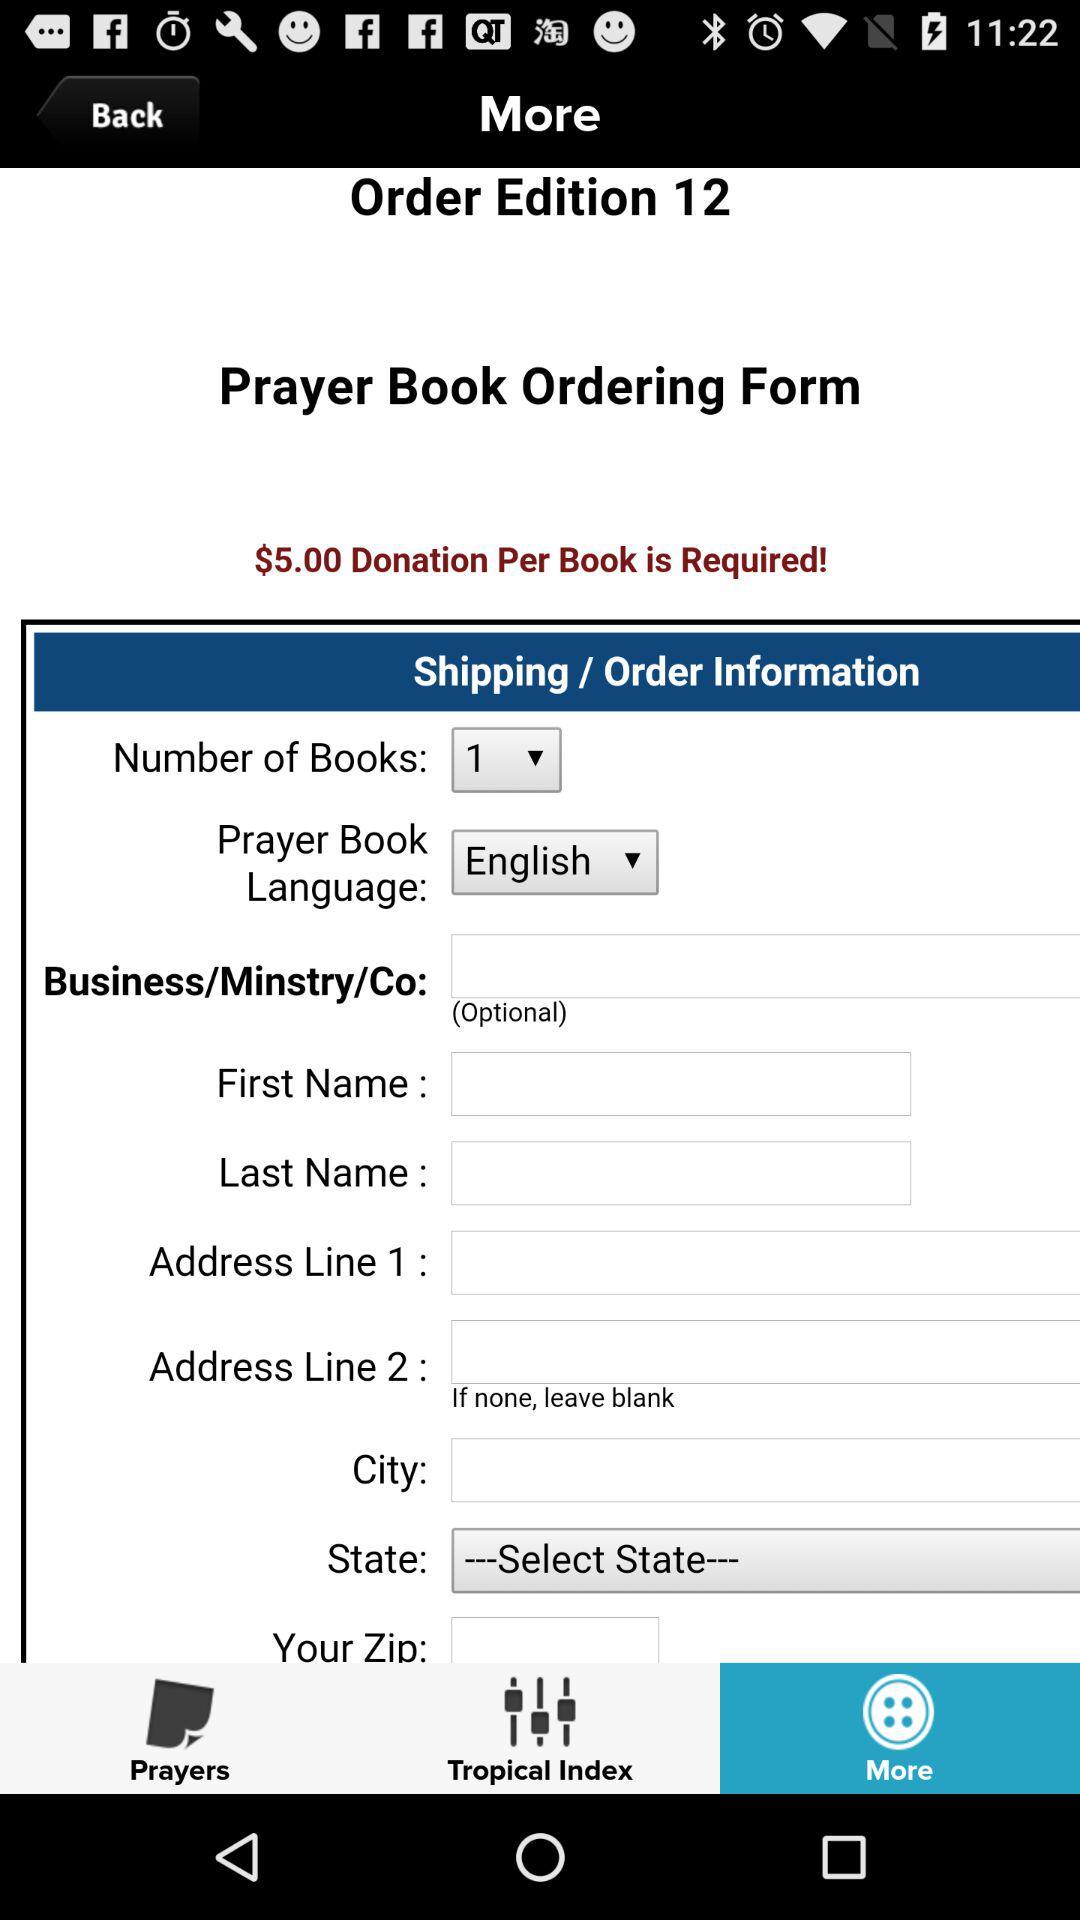  I want to click on shipping information, so click(540, 914).